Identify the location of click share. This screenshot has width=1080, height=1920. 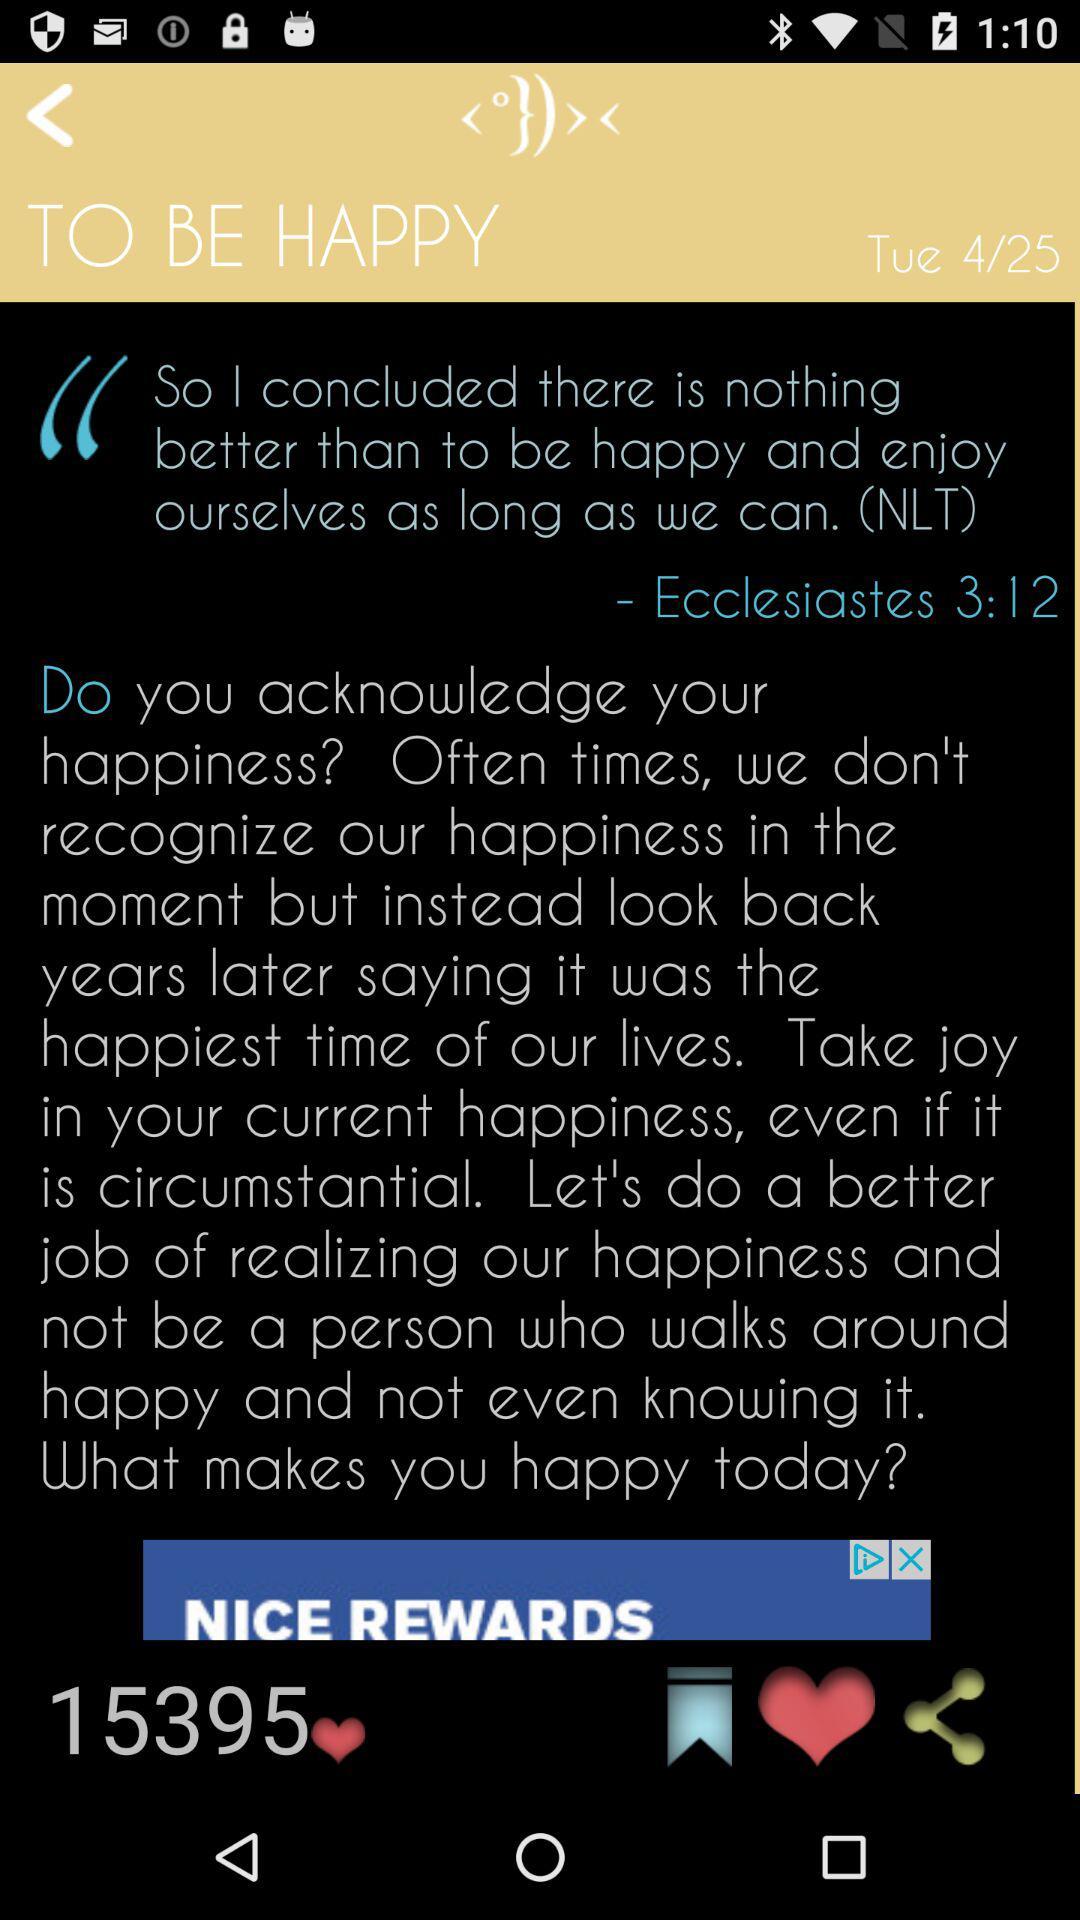
(960, 1716).